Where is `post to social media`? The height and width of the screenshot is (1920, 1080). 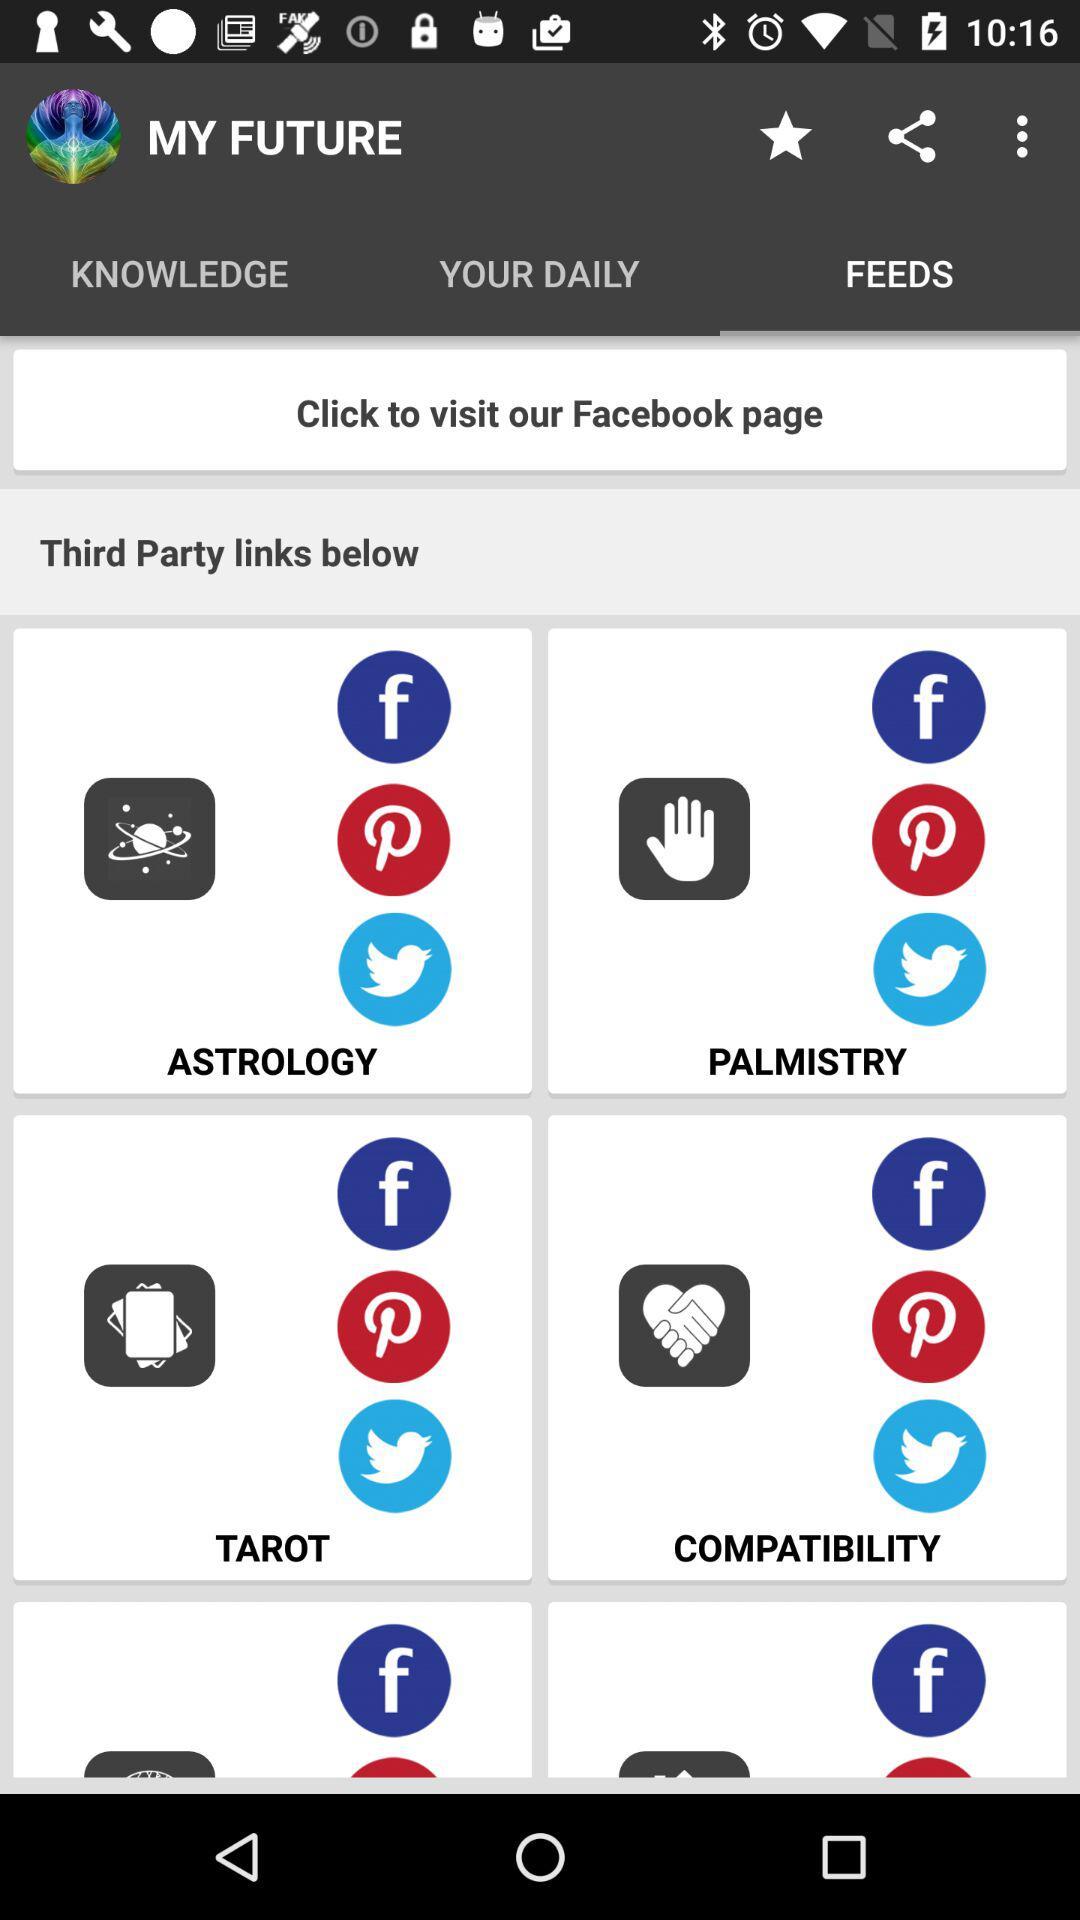
post to social media is located at coordinates (911, 135).